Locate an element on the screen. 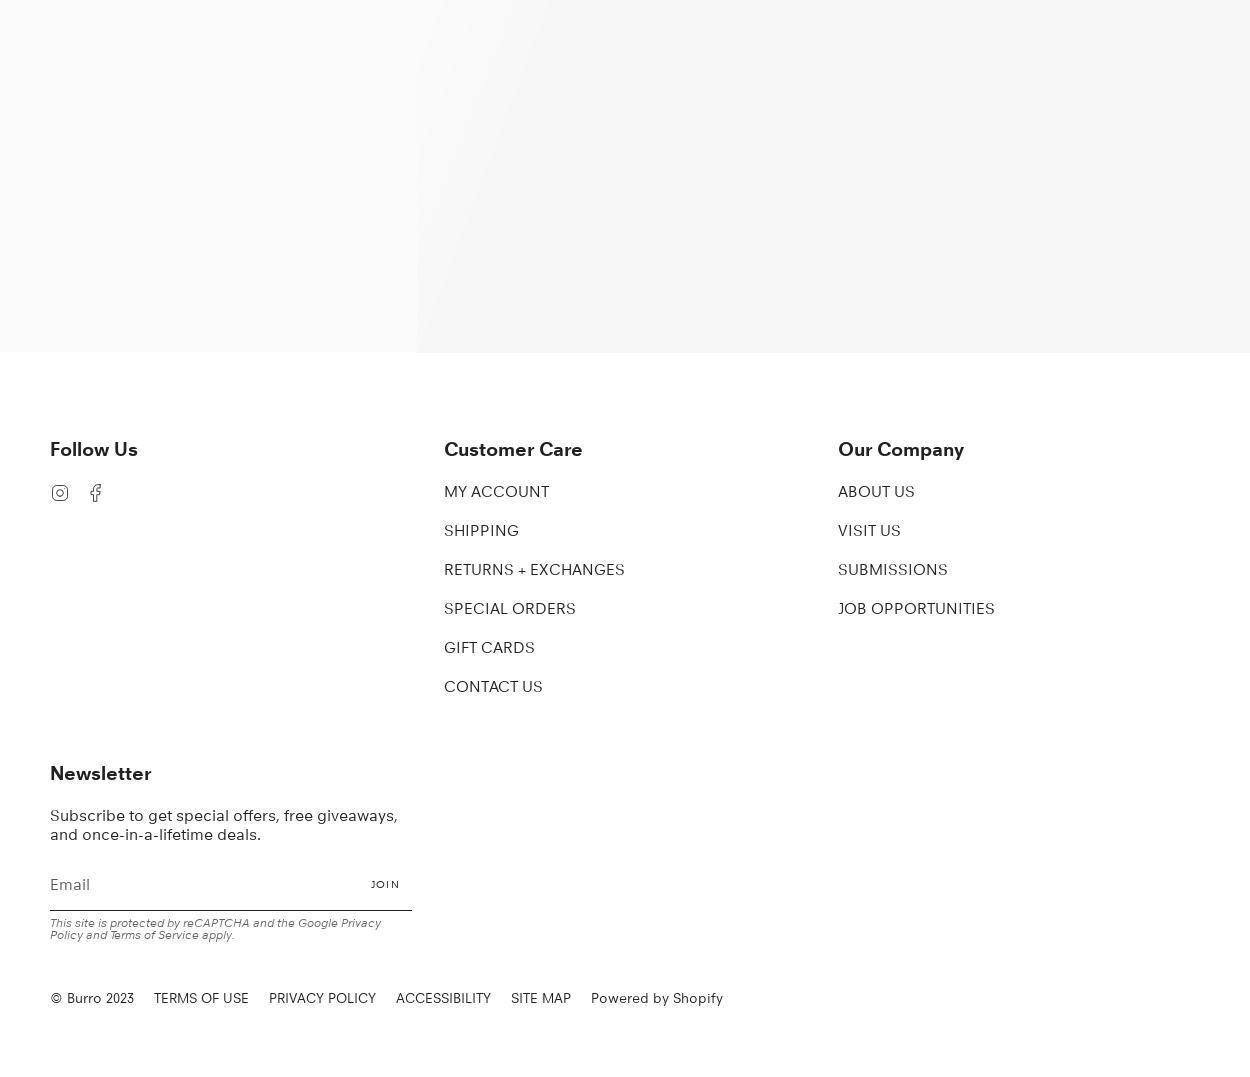 The width and height of the screenshot is (1250, 1077). 'Newsletter' is located at coordinates (99, 771).